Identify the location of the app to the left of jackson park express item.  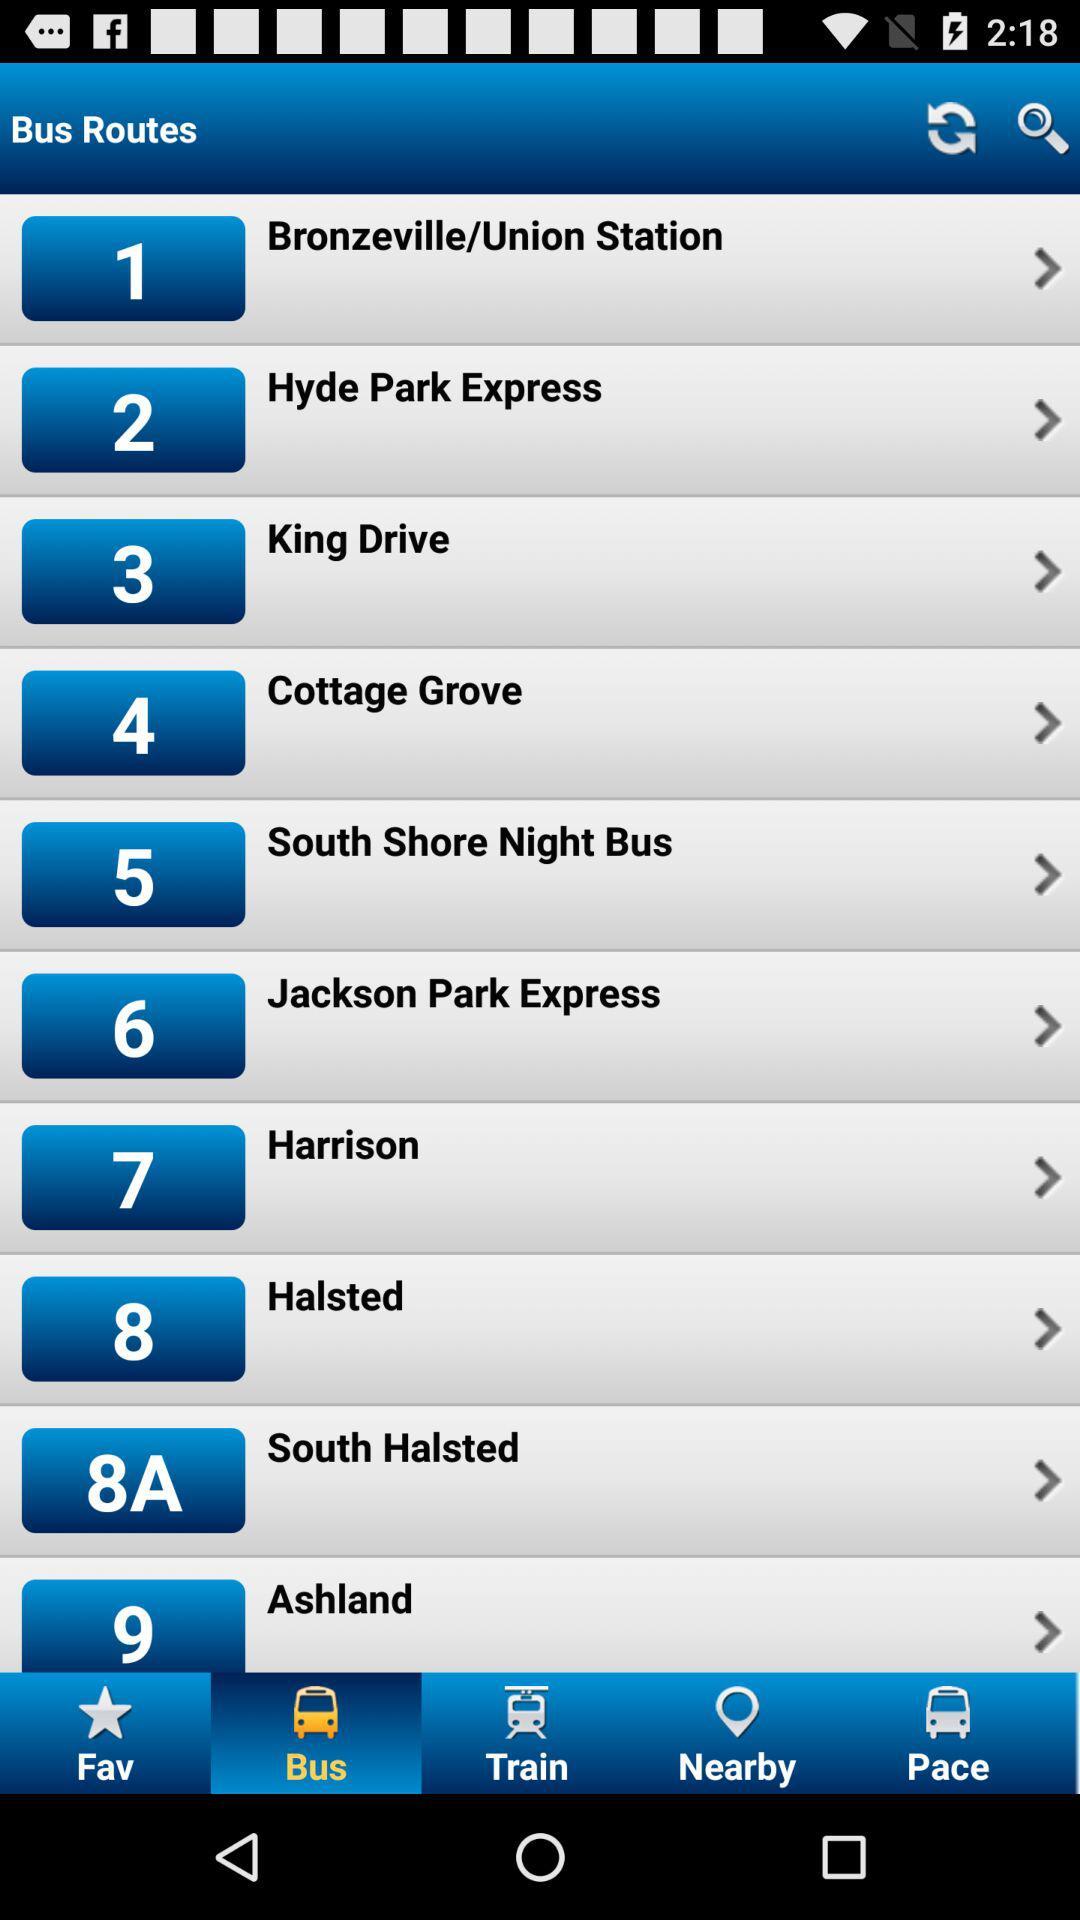
(133, 1026).